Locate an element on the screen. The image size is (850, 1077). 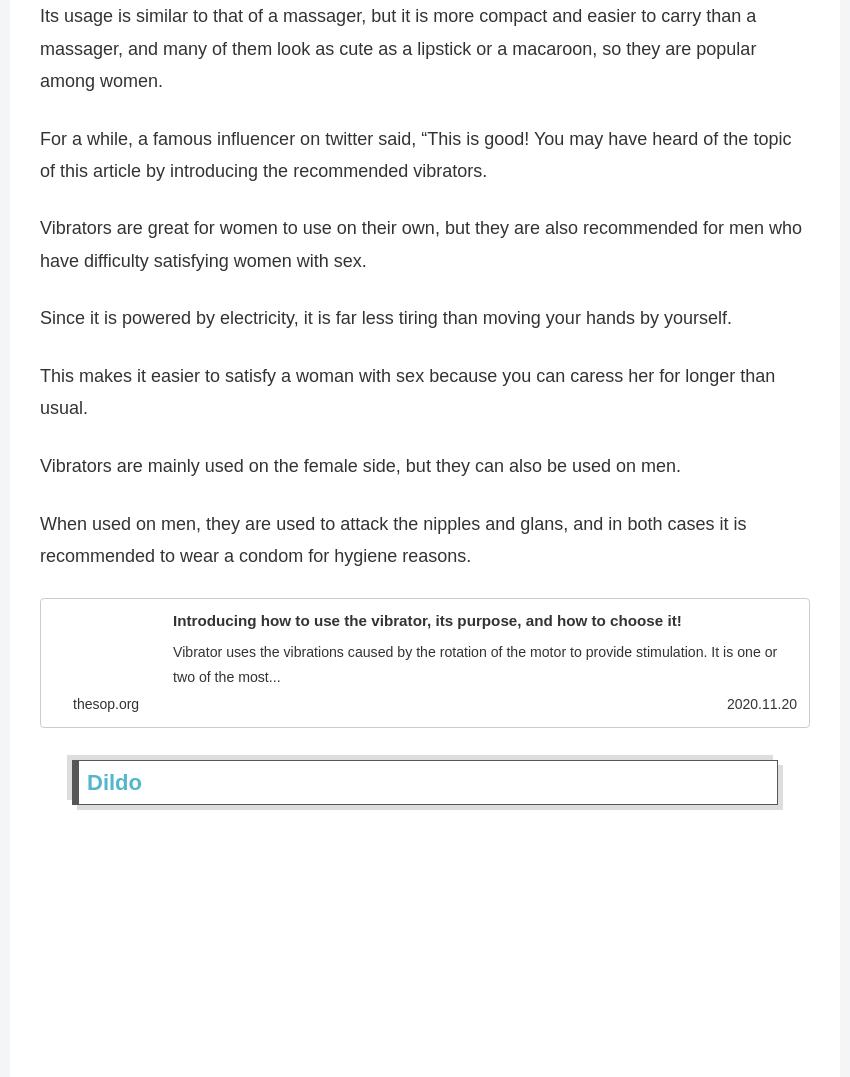
'Since it is powered by electricity, it is far less tiring than moving your hands by yourself.' is located at coordinates (385, 325).